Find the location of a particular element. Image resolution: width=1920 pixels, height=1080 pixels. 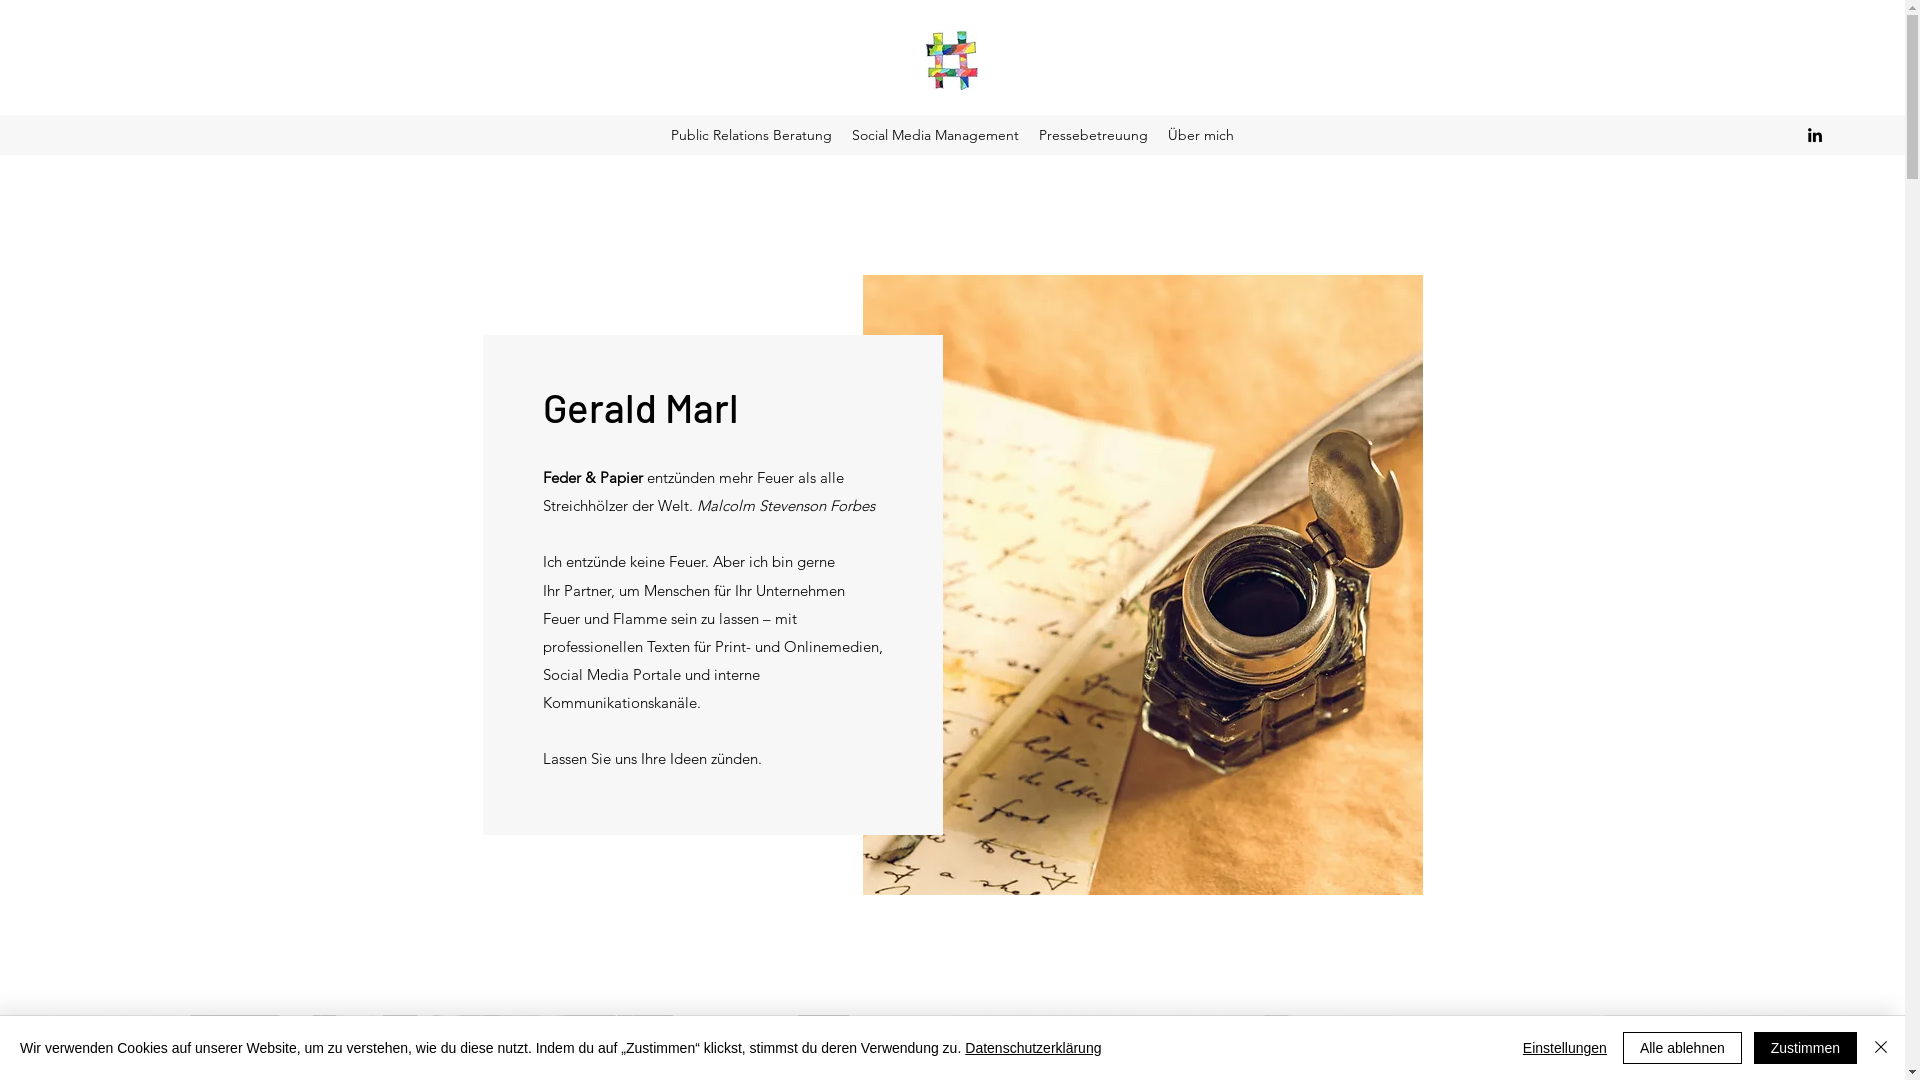

'Zustimmen' is located at coordinates (1752, 1047).